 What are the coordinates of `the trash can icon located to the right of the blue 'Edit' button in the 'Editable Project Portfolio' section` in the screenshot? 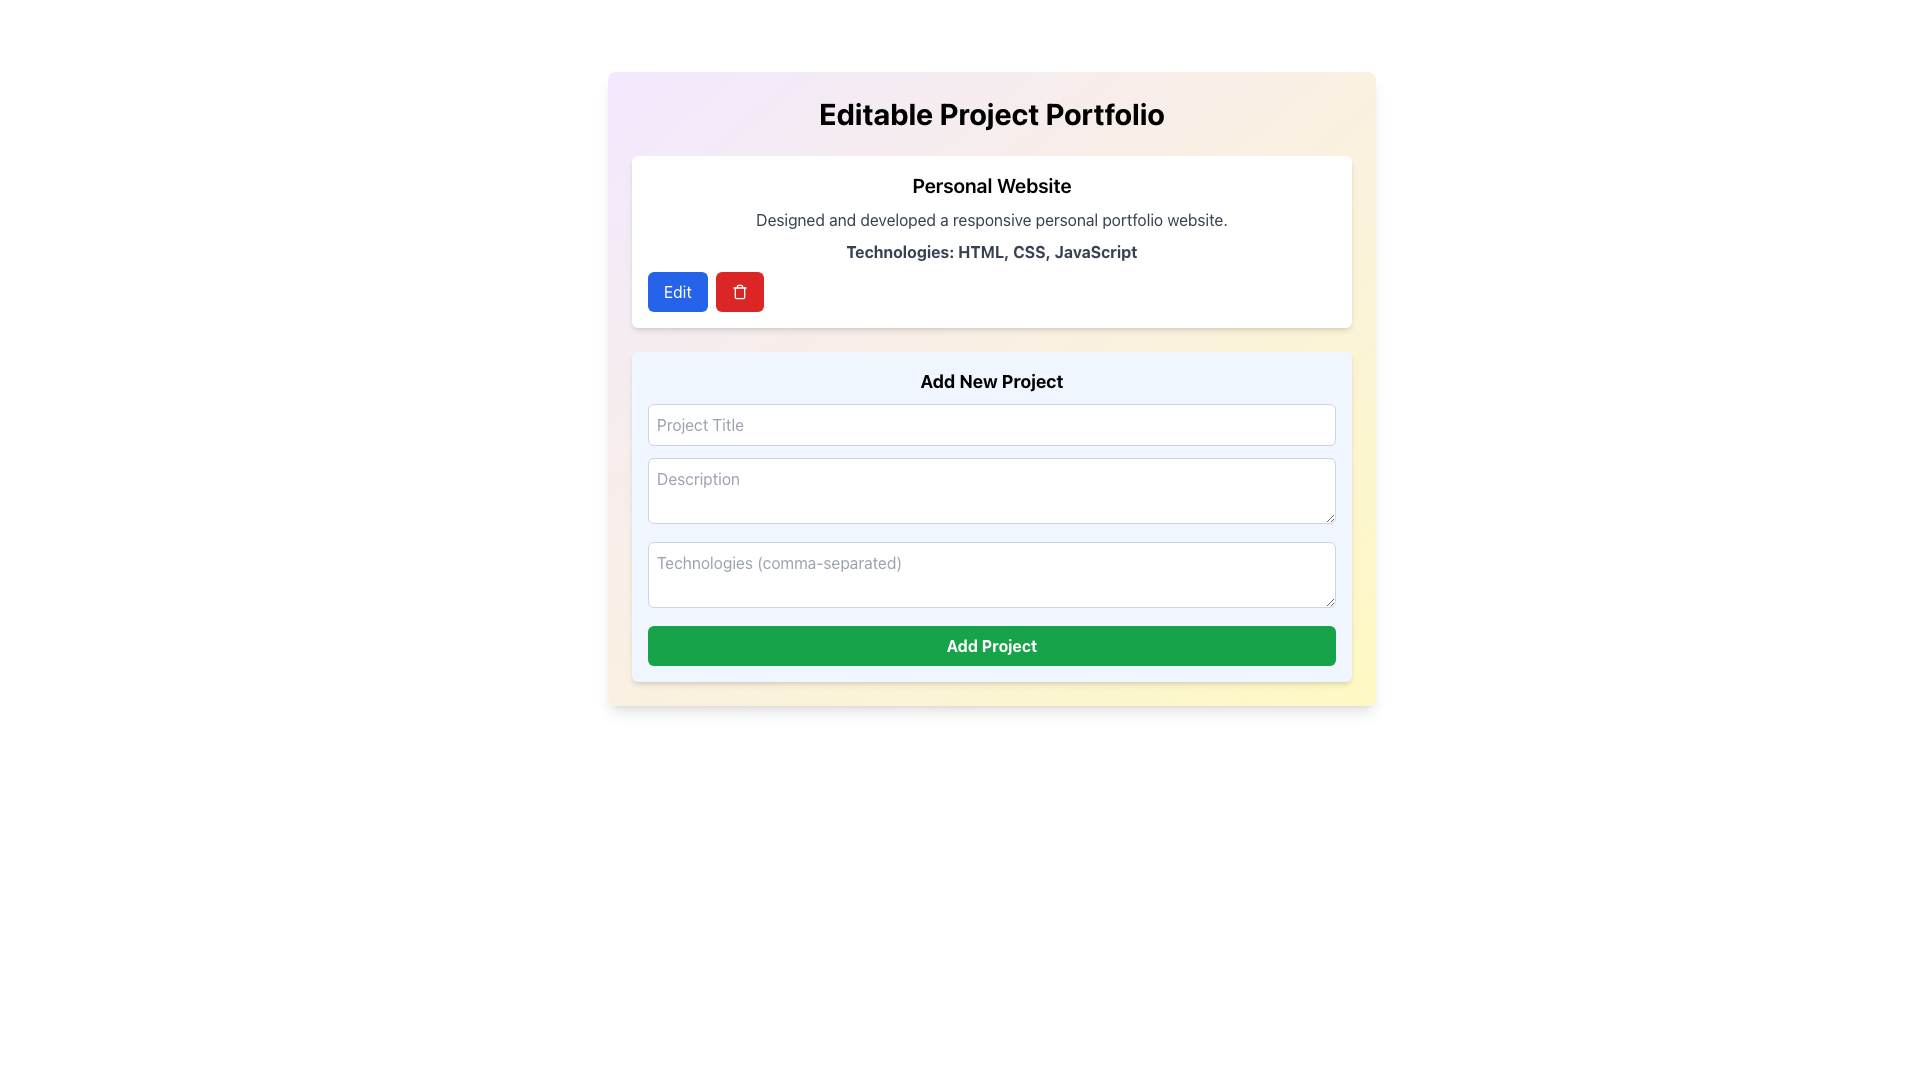 It's located at (738, 292).